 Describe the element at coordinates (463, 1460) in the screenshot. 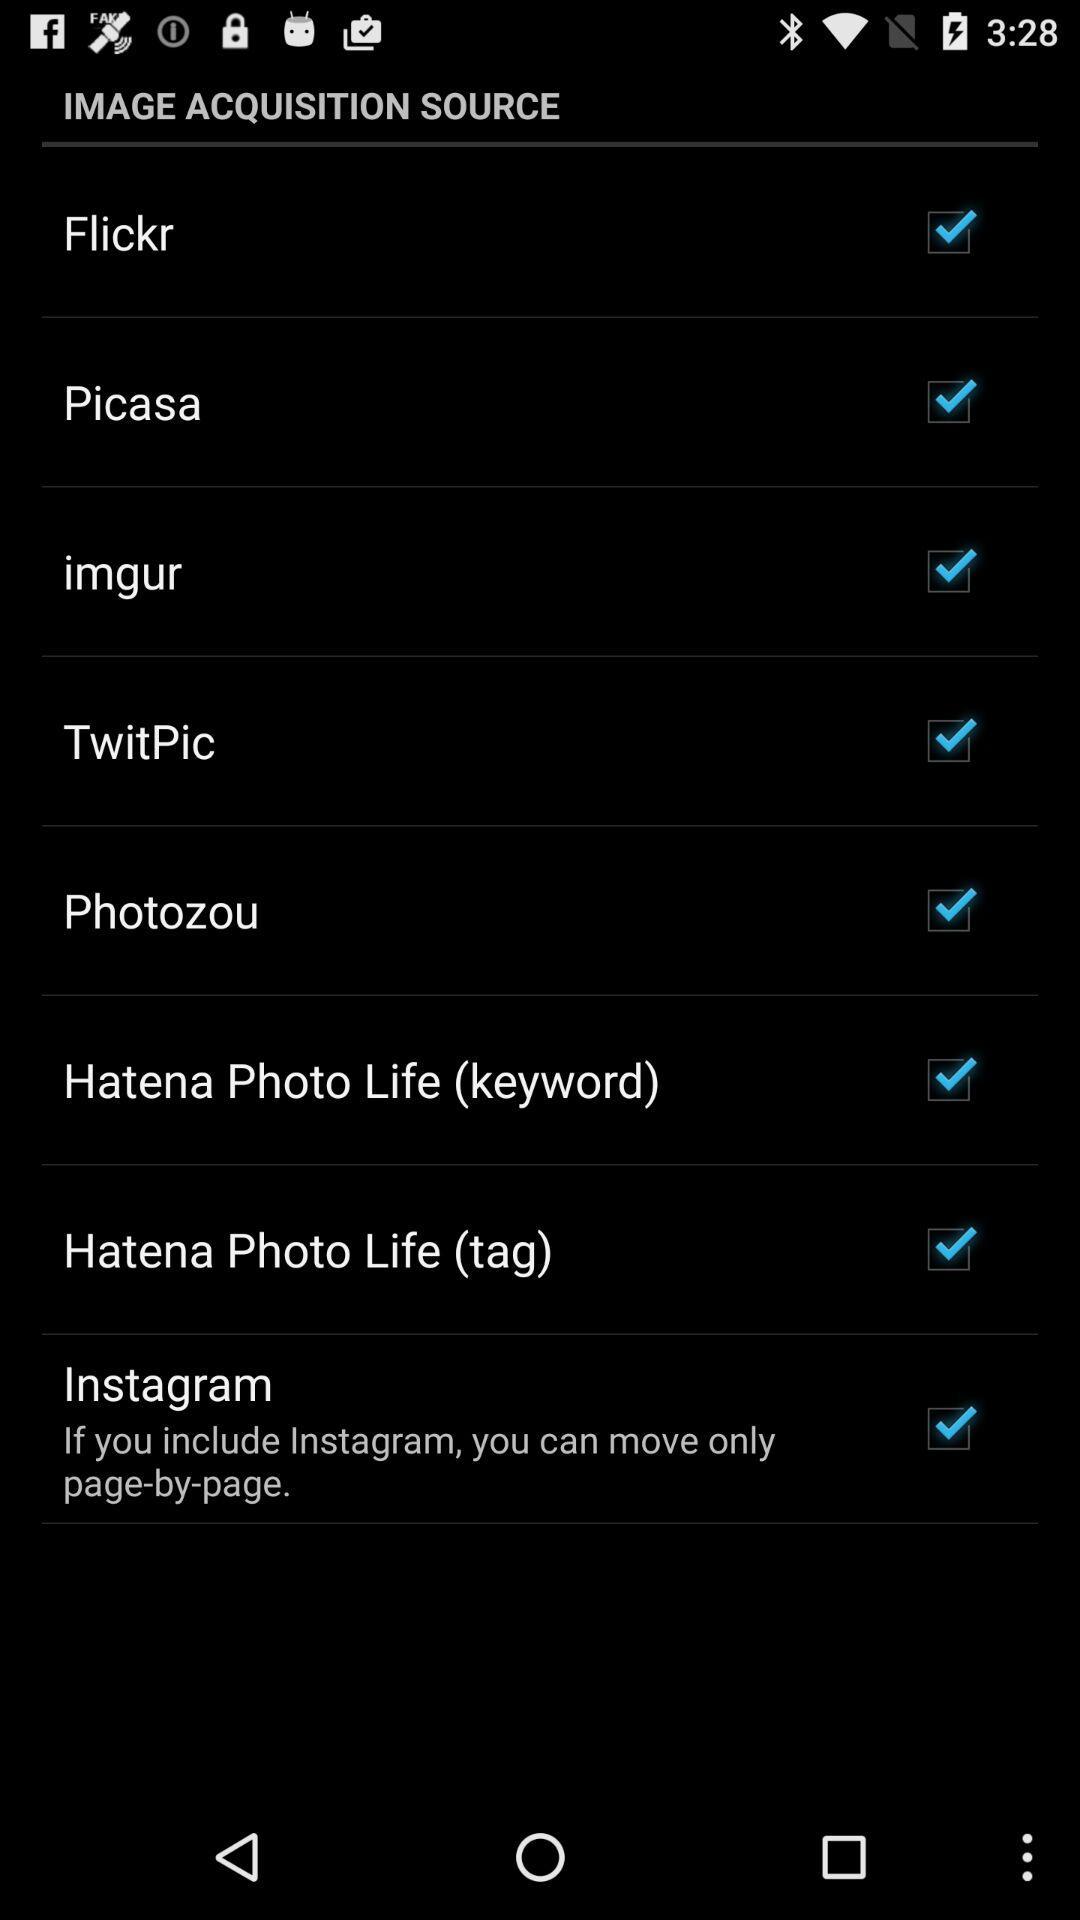

I see `if you include icon` at that location.